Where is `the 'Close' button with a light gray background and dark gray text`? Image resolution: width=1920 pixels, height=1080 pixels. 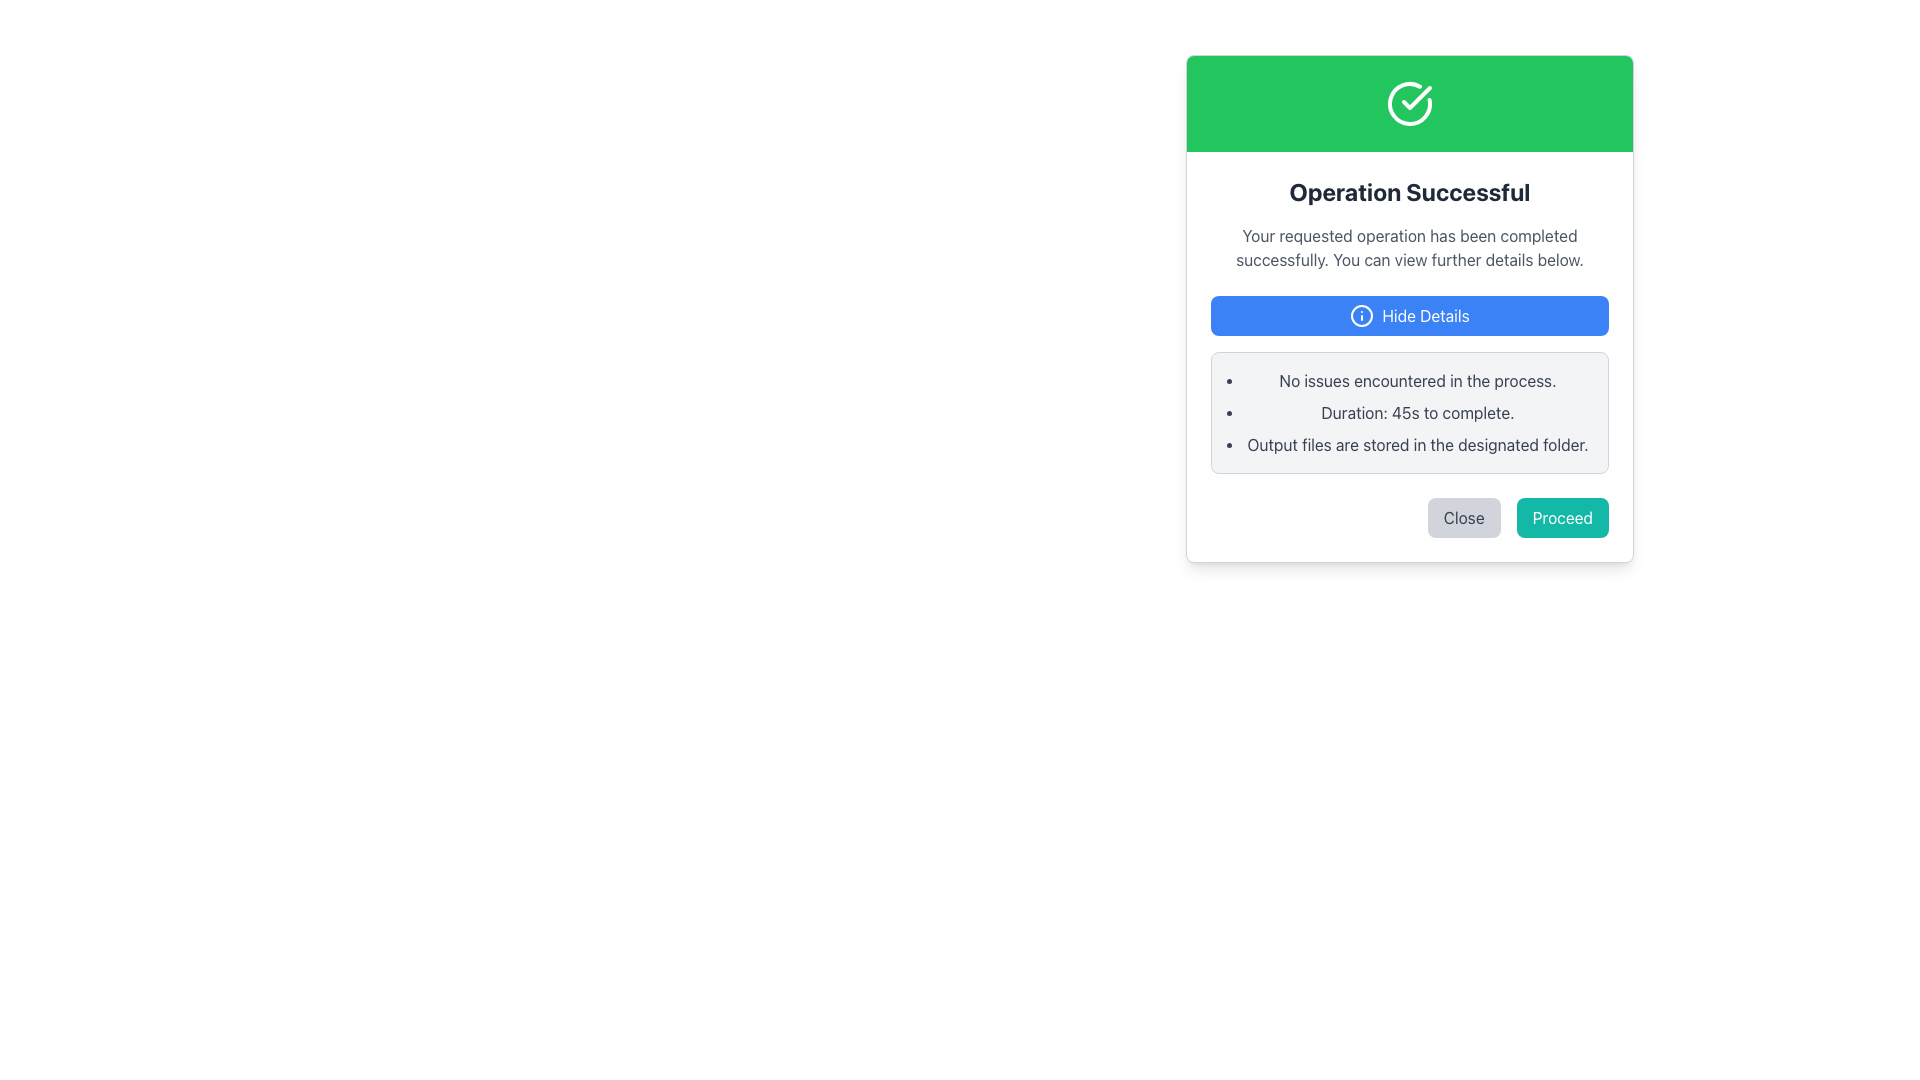 the 'Close' button with a light gray background and dark gray text is located at coordinates (1464, 516).